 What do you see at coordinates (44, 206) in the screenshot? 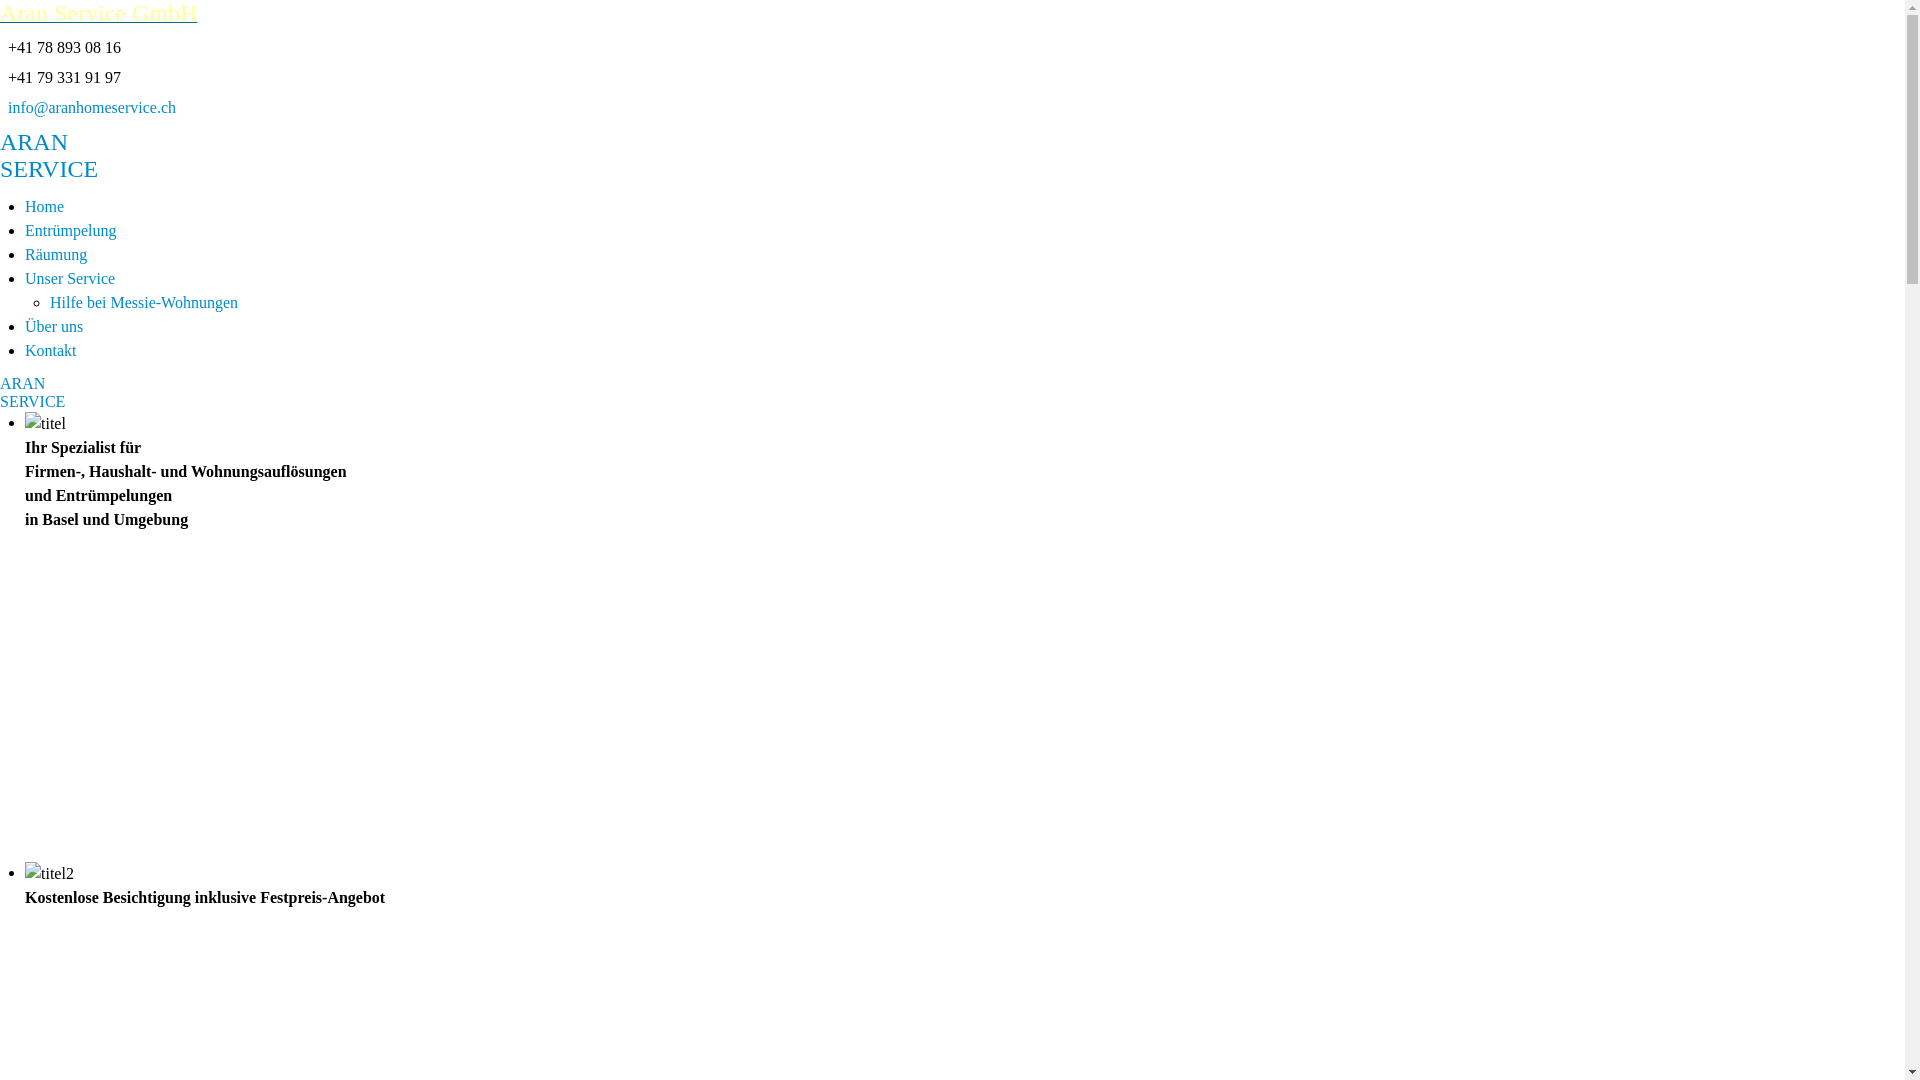
I see `'Home'` at bounding box center [44, 206].